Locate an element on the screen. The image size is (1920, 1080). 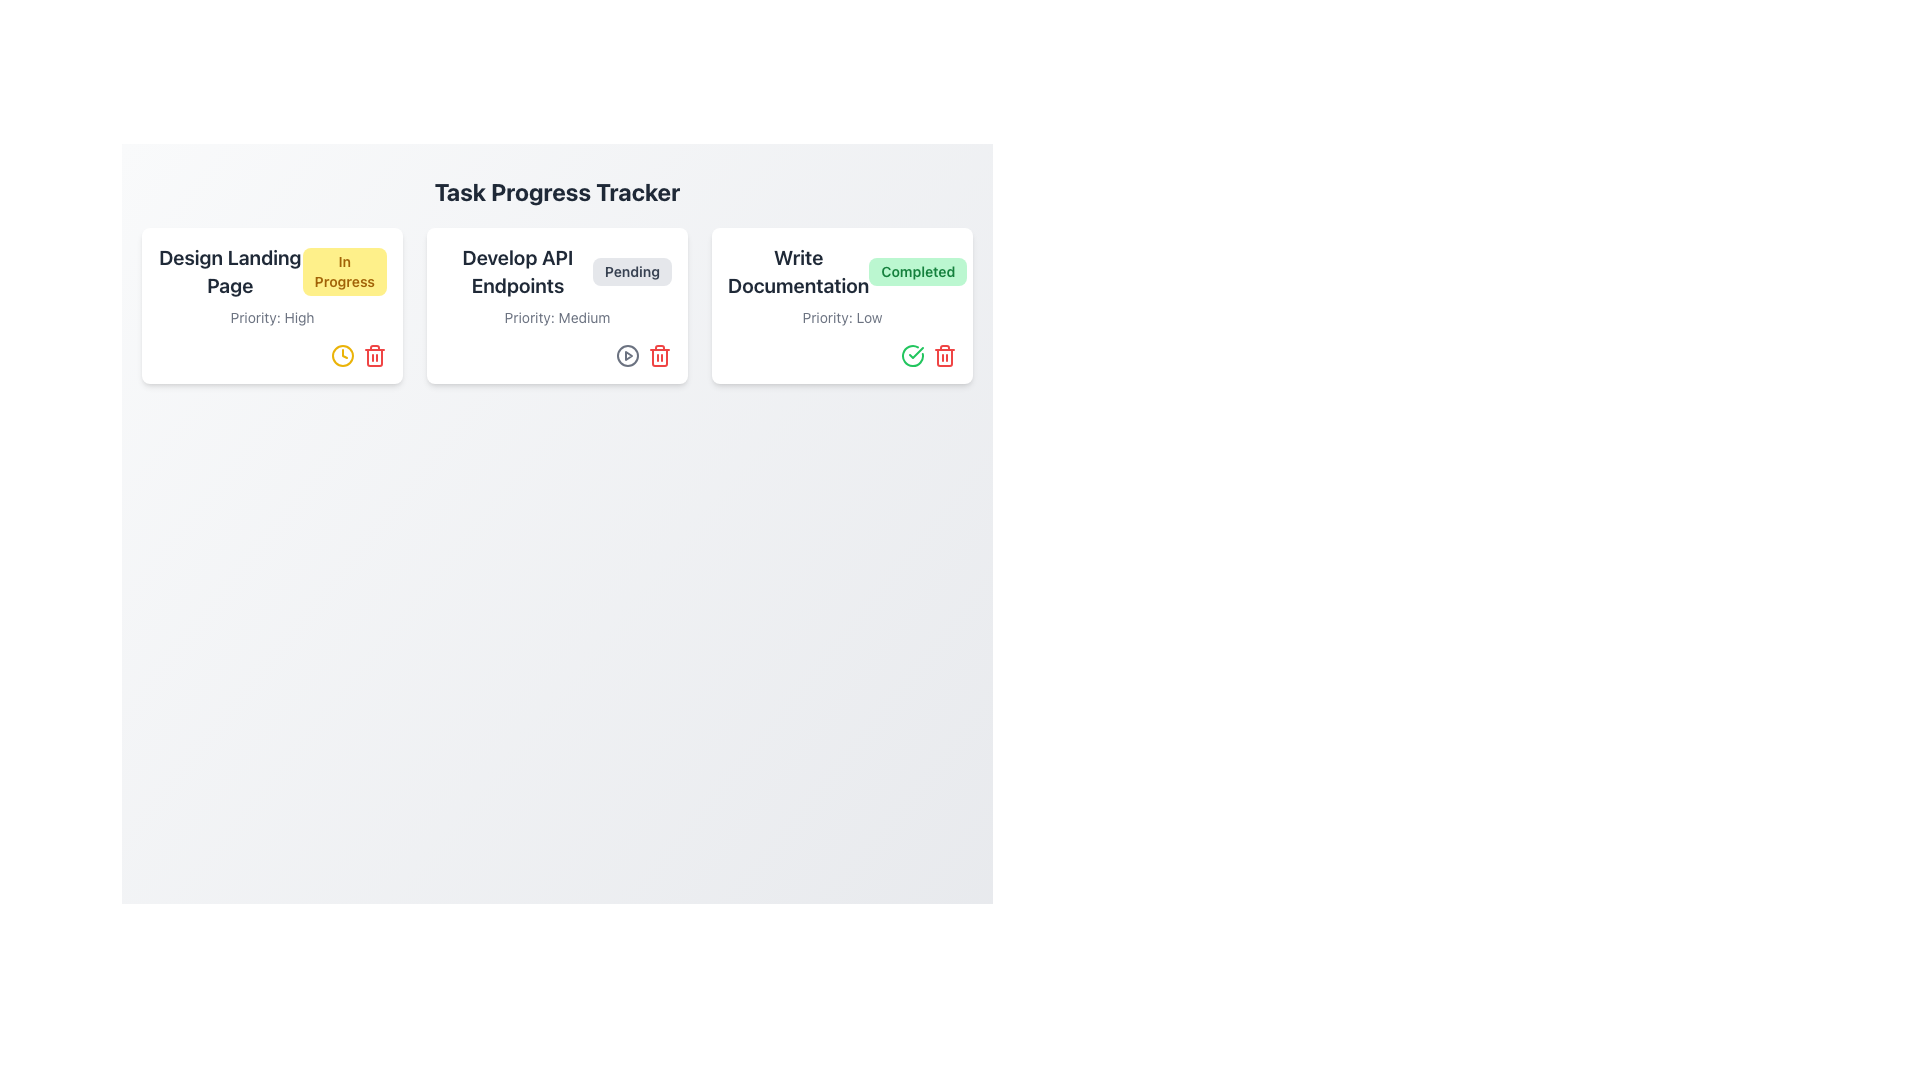
the text label displaying 'Priority: High' that is styled in gray color and positioned below the main content of the task card titled 'Design Landing Page' is located at coordinates (271, 316).